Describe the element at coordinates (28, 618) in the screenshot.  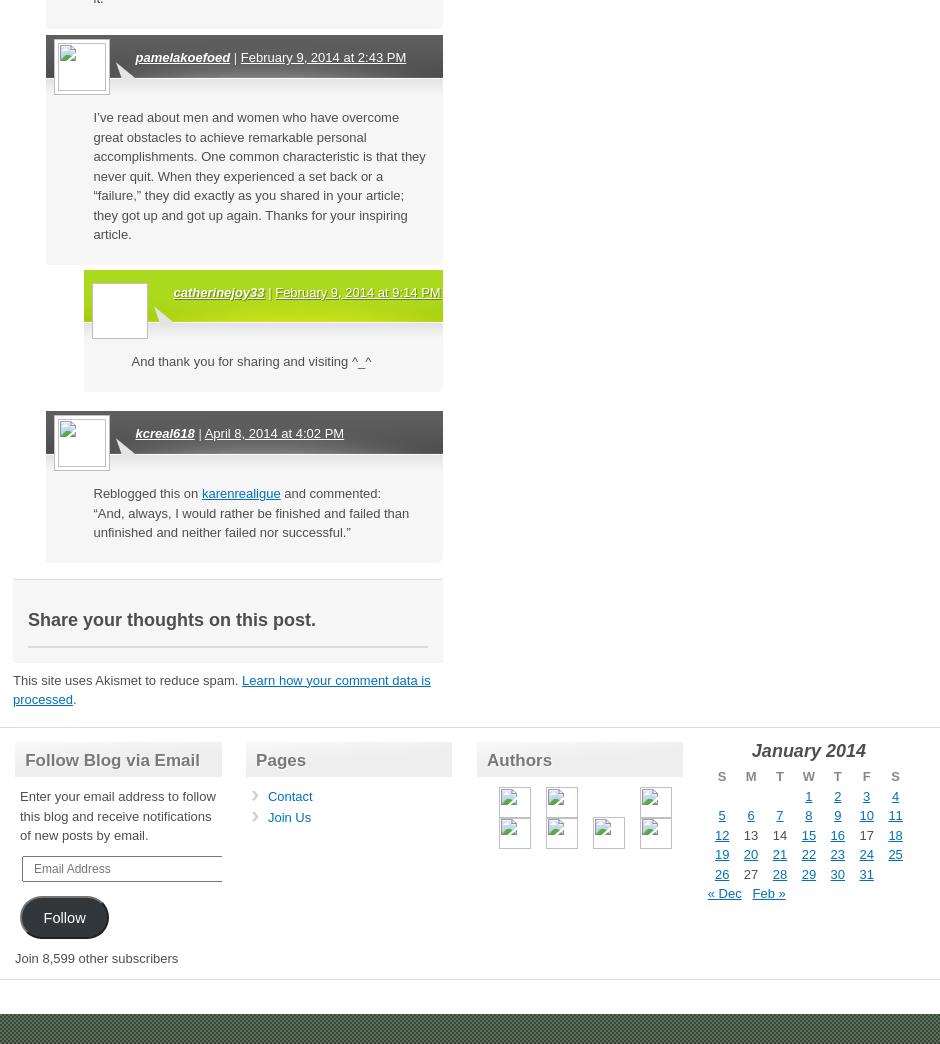
I see `'Share your thoughts on this post.'` at that location.